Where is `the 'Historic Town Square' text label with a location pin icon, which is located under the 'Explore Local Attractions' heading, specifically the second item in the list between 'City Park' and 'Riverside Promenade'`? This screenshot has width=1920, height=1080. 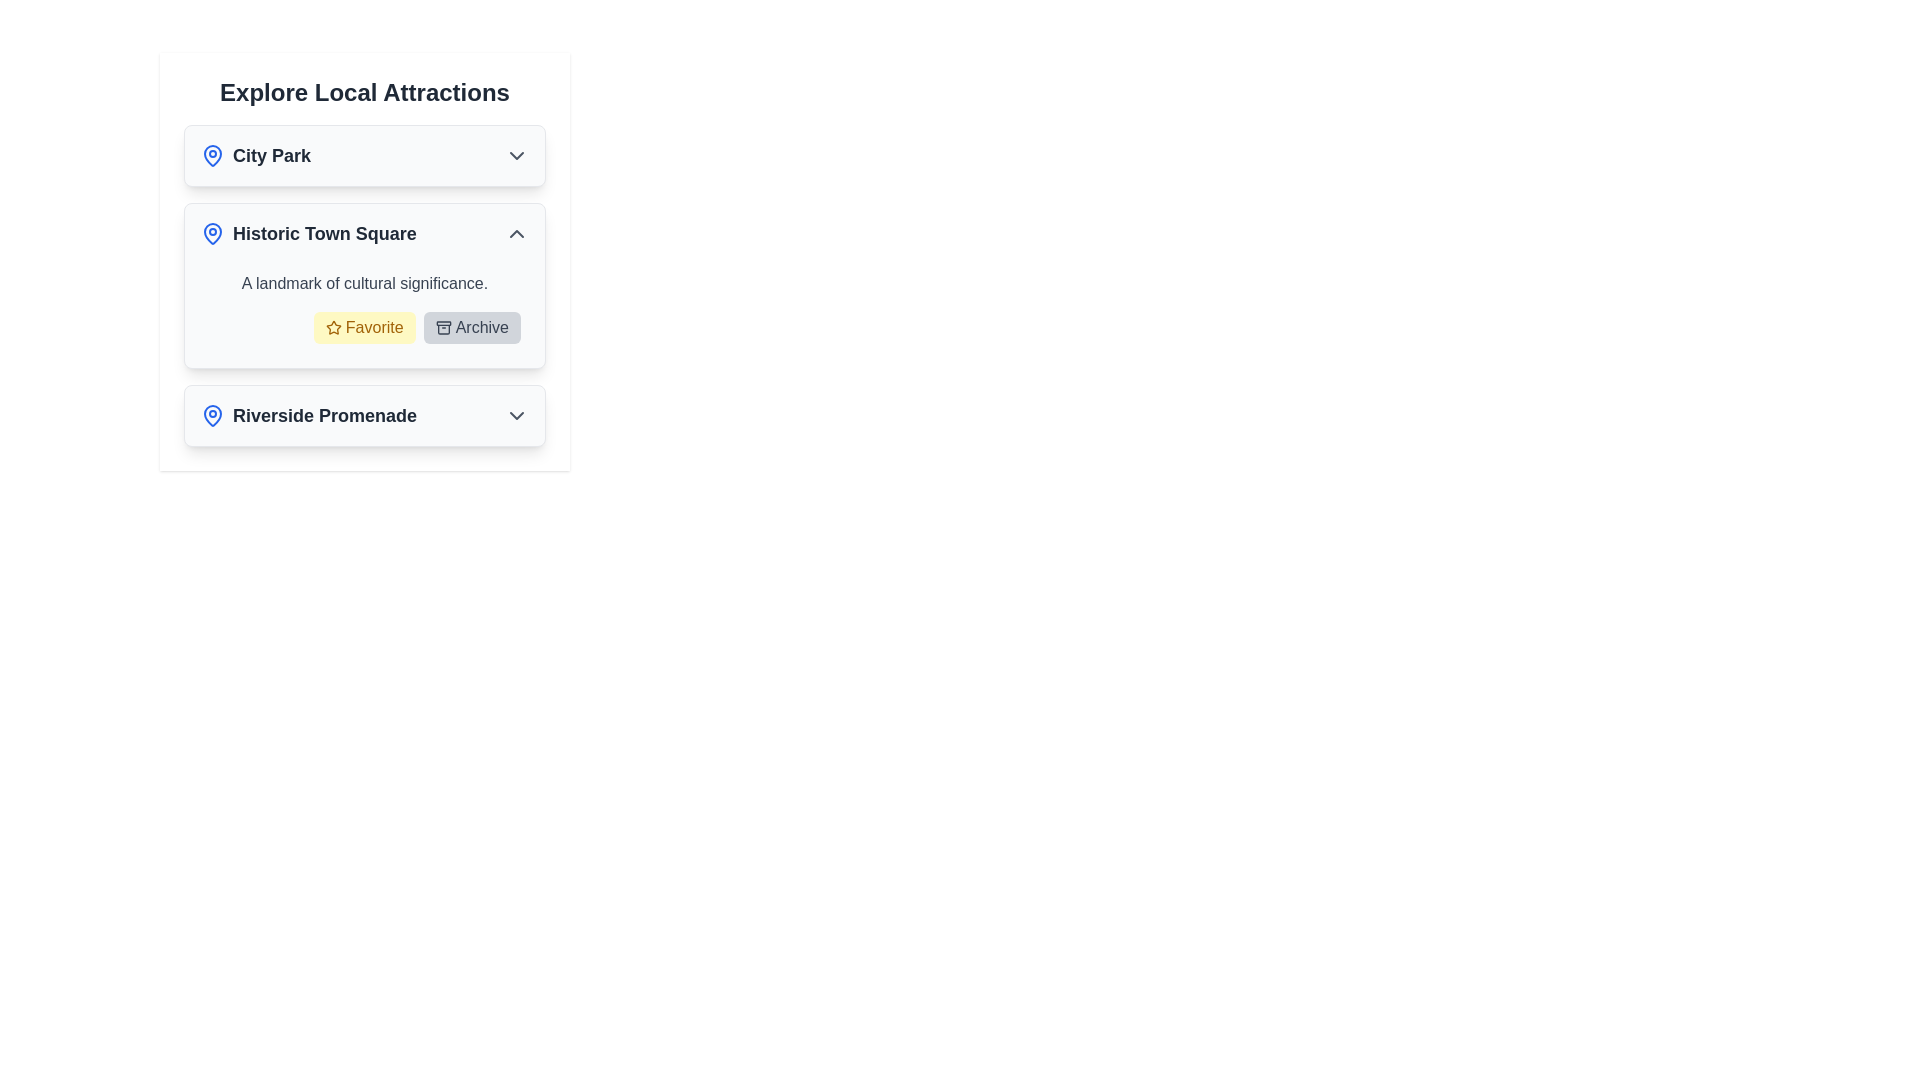 the 'Historic Town Square' text label with a location pin icon, which is located under the 'Explore Local Attractions' heading, specifically the second item in the list between 'City Park' and 'Riverside Promenade' is located at coordinates (307, 233).